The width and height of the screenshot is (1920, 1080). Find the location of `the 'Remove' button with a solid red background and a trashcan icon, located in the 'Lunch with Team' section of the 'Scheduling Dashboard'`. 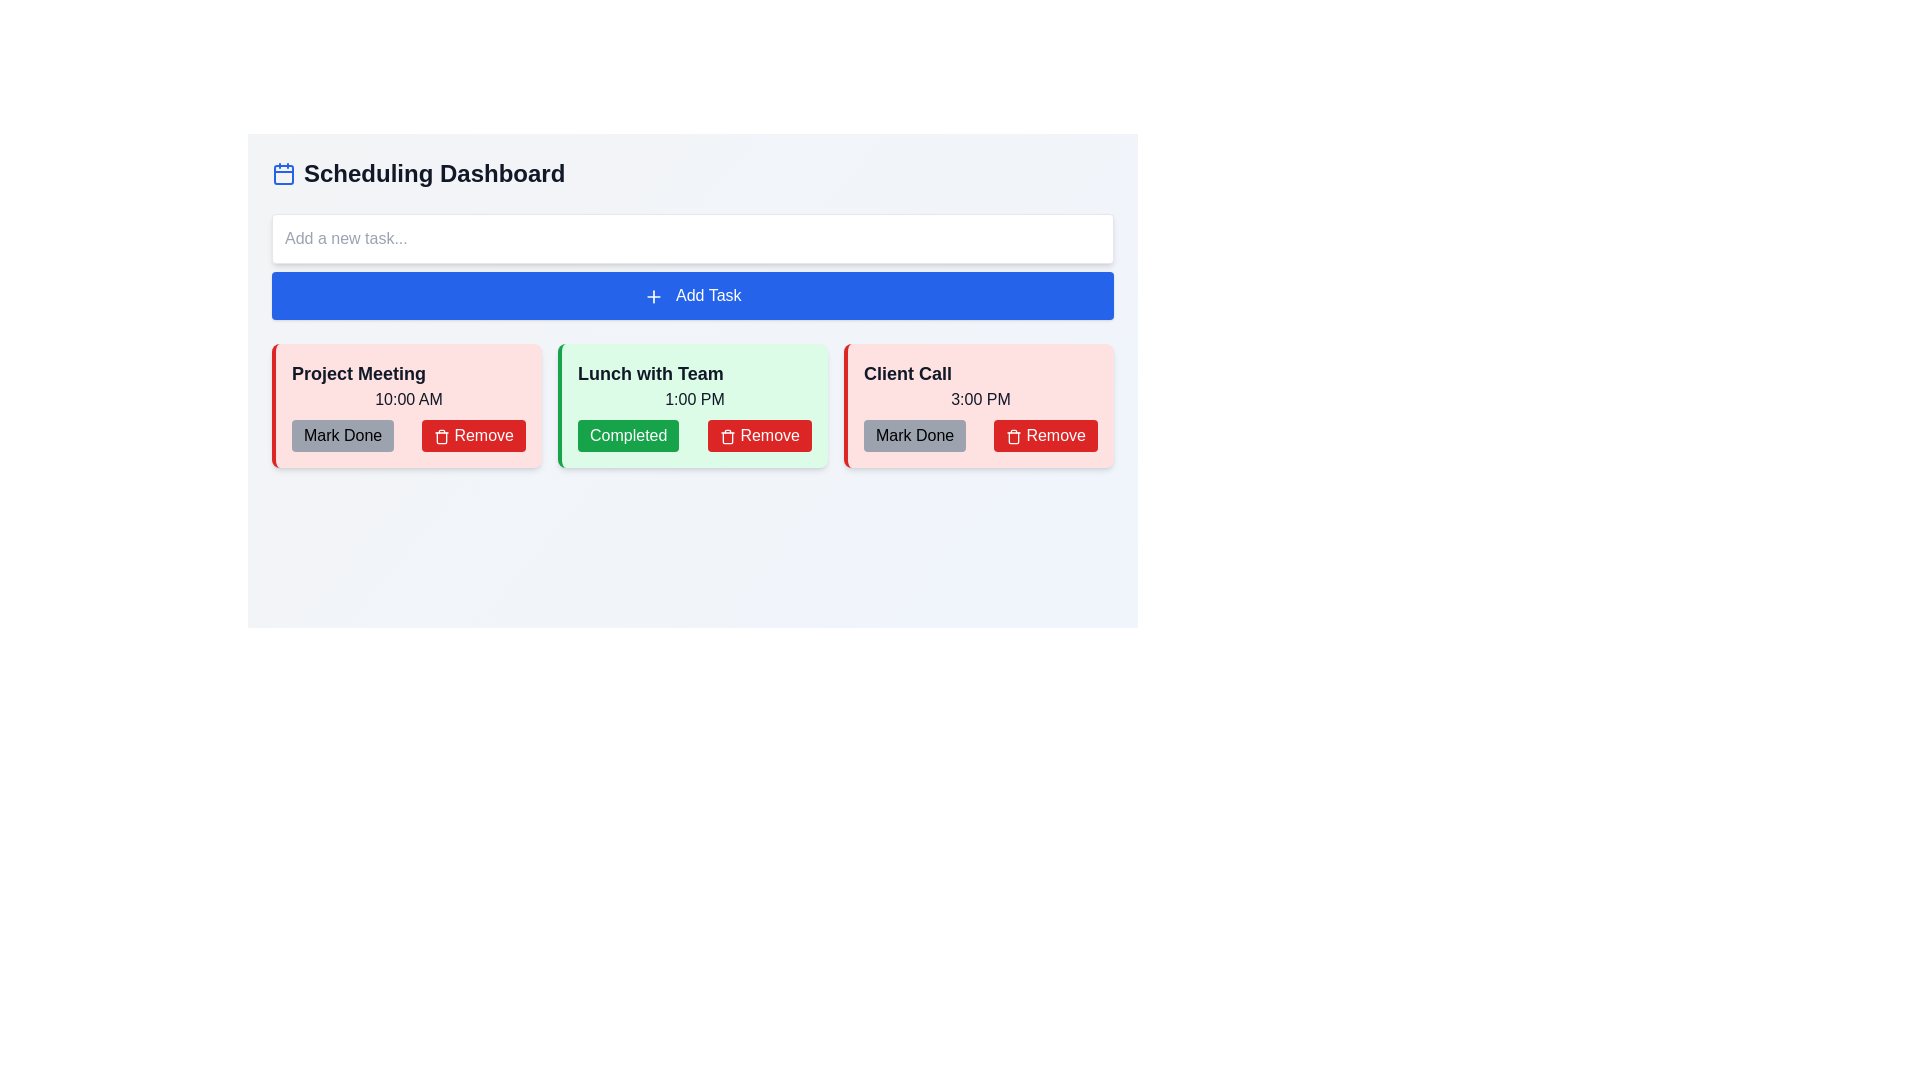

the 'Remove' button with a solid red background and a trashcan icon, located in the 'Lunch with Team' section of the 'Scheduling Dashboard' is located at coordinates (473, 434).